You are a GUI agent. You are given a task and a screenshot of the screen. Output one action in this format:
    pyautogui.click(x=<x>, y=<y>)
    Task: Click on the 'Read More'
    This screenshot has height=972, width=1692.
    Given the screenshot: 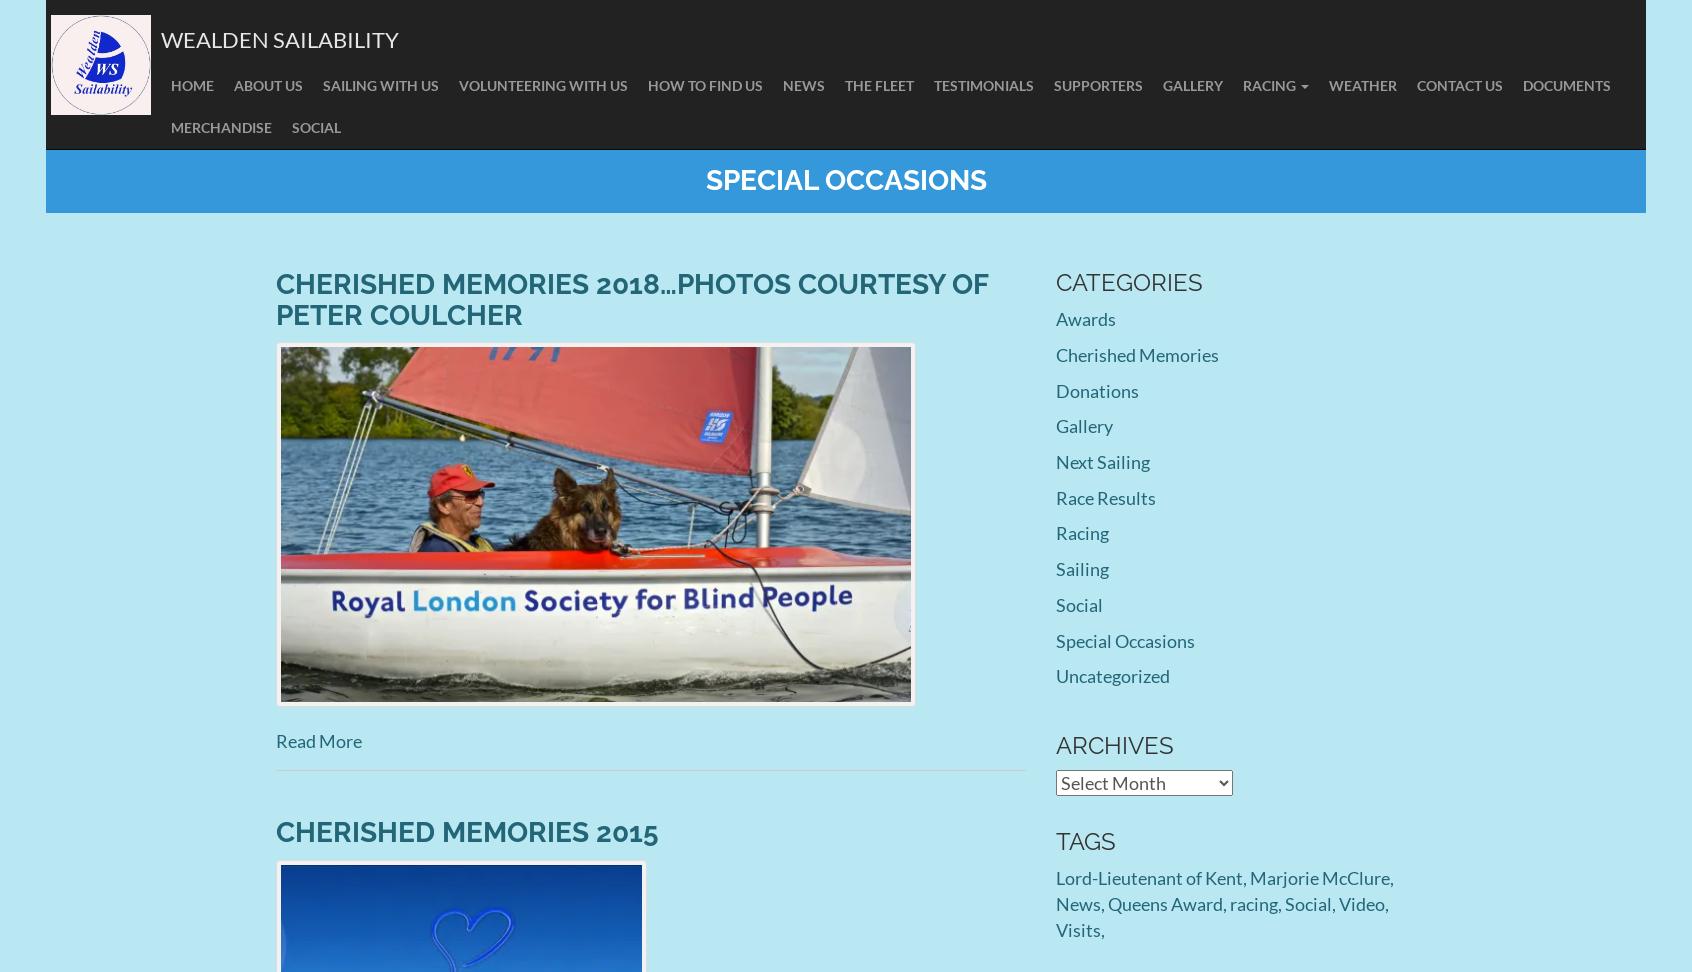 What is the action you would take?
    pyautogui.click(x=317, y=739)
    